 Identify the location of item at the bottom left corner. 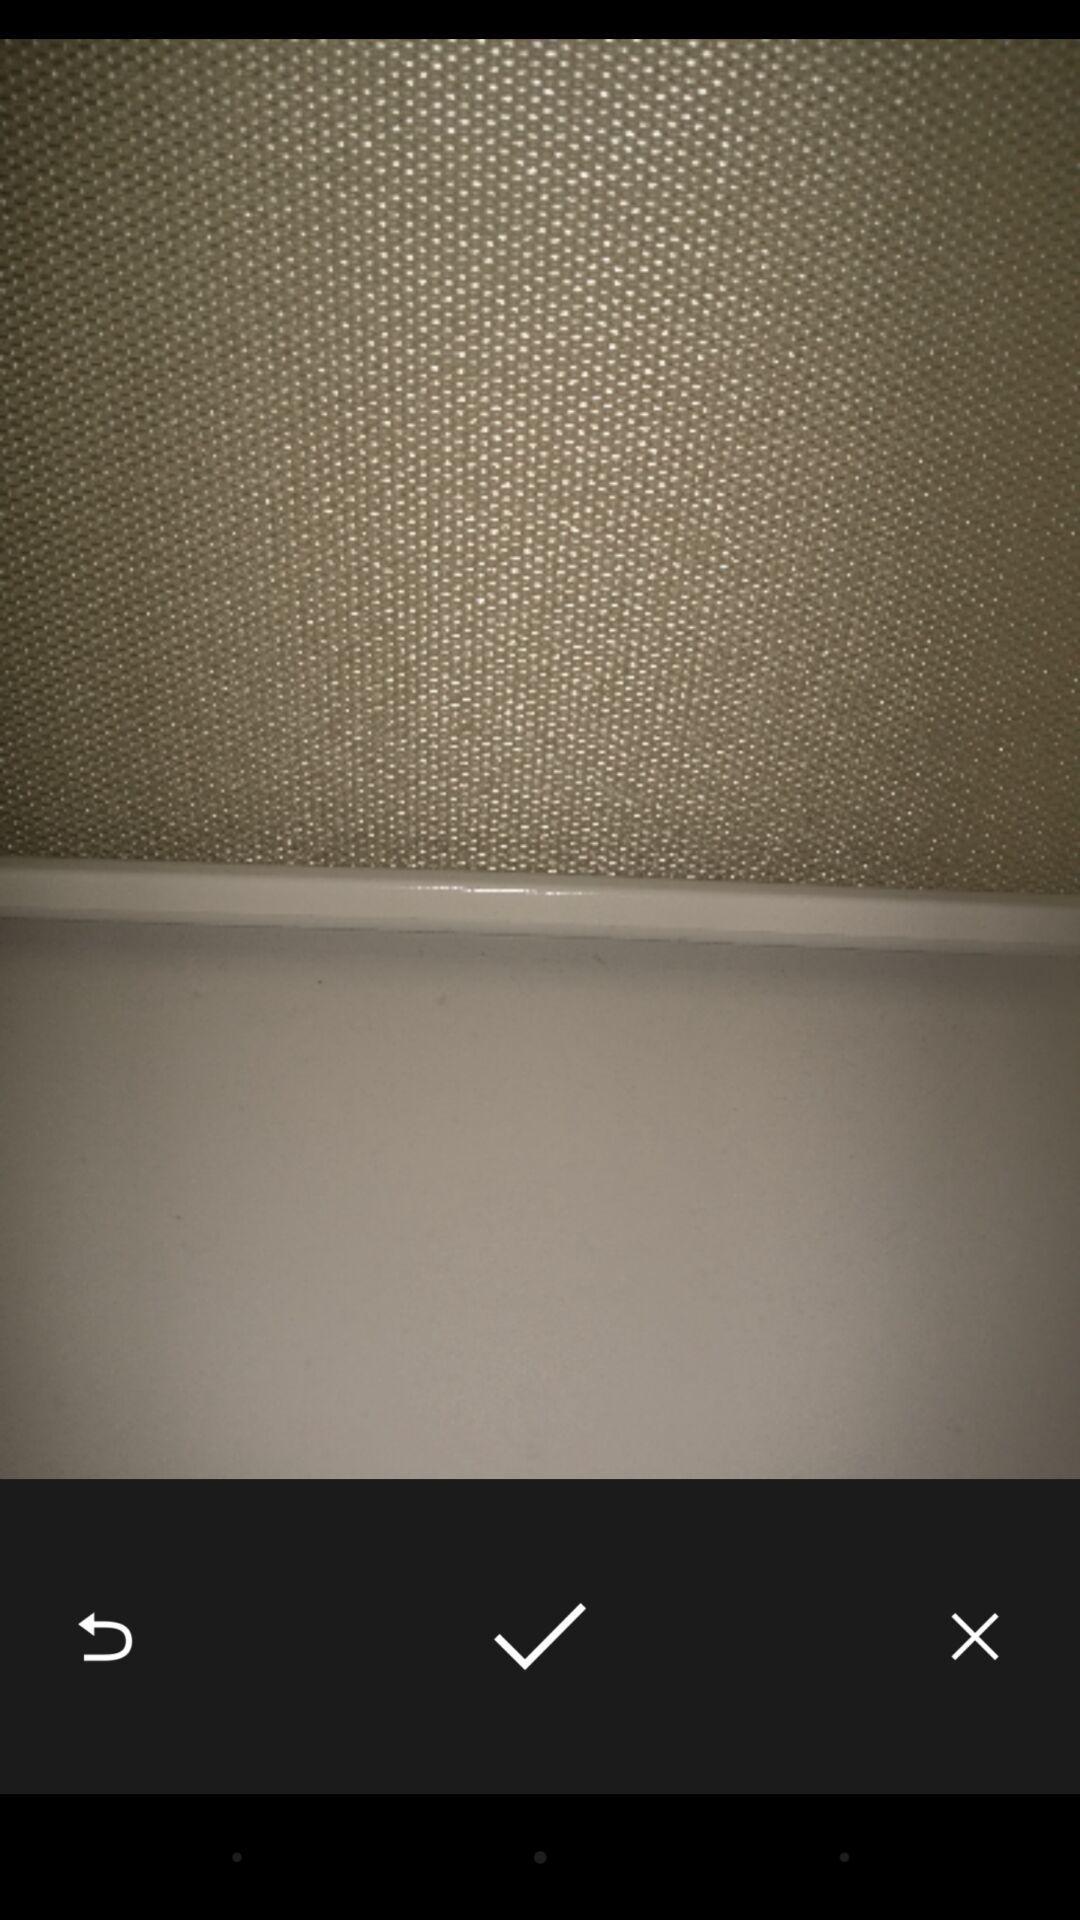
(104, 1636).